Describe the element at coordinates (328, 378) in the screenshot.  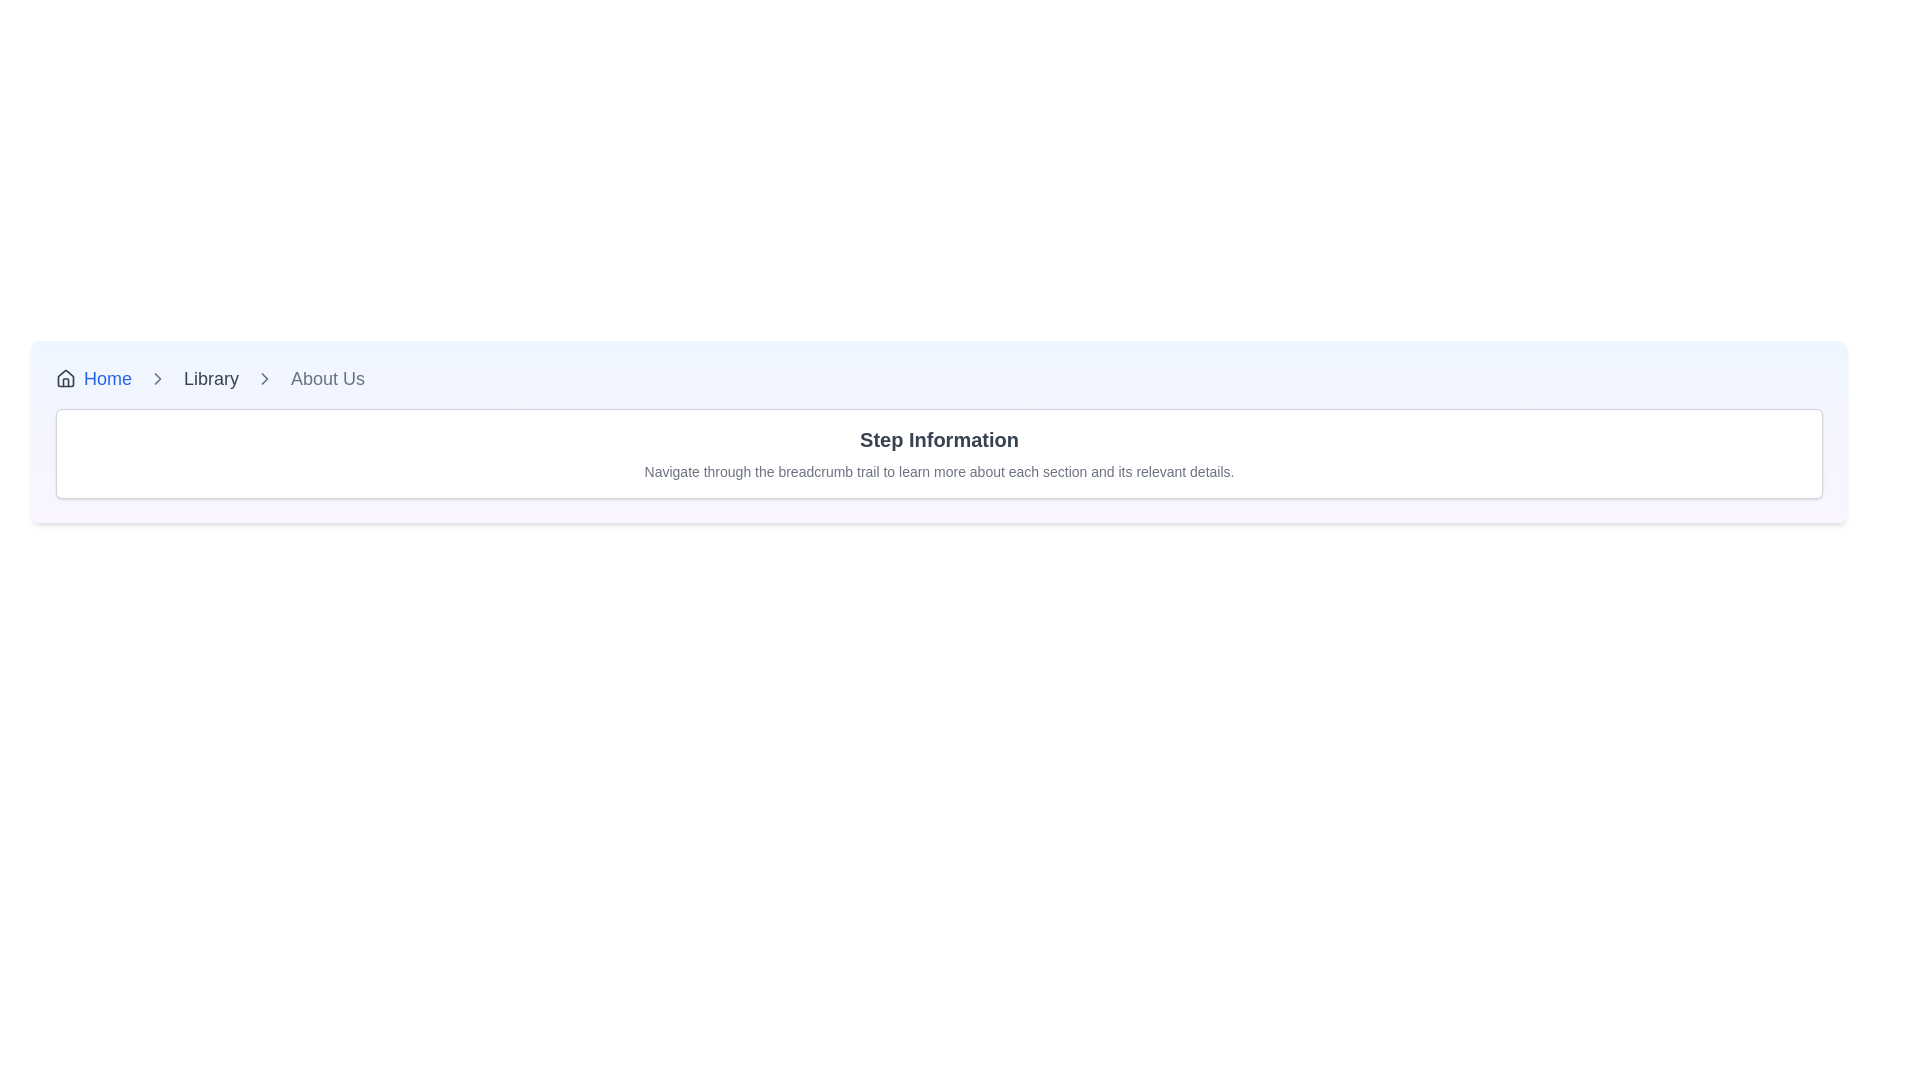
I see `the breadcrumb item labeled 'About Us' in the navigation hierarchy, which is the third item in the breadcrumb navigation bar` at that location.